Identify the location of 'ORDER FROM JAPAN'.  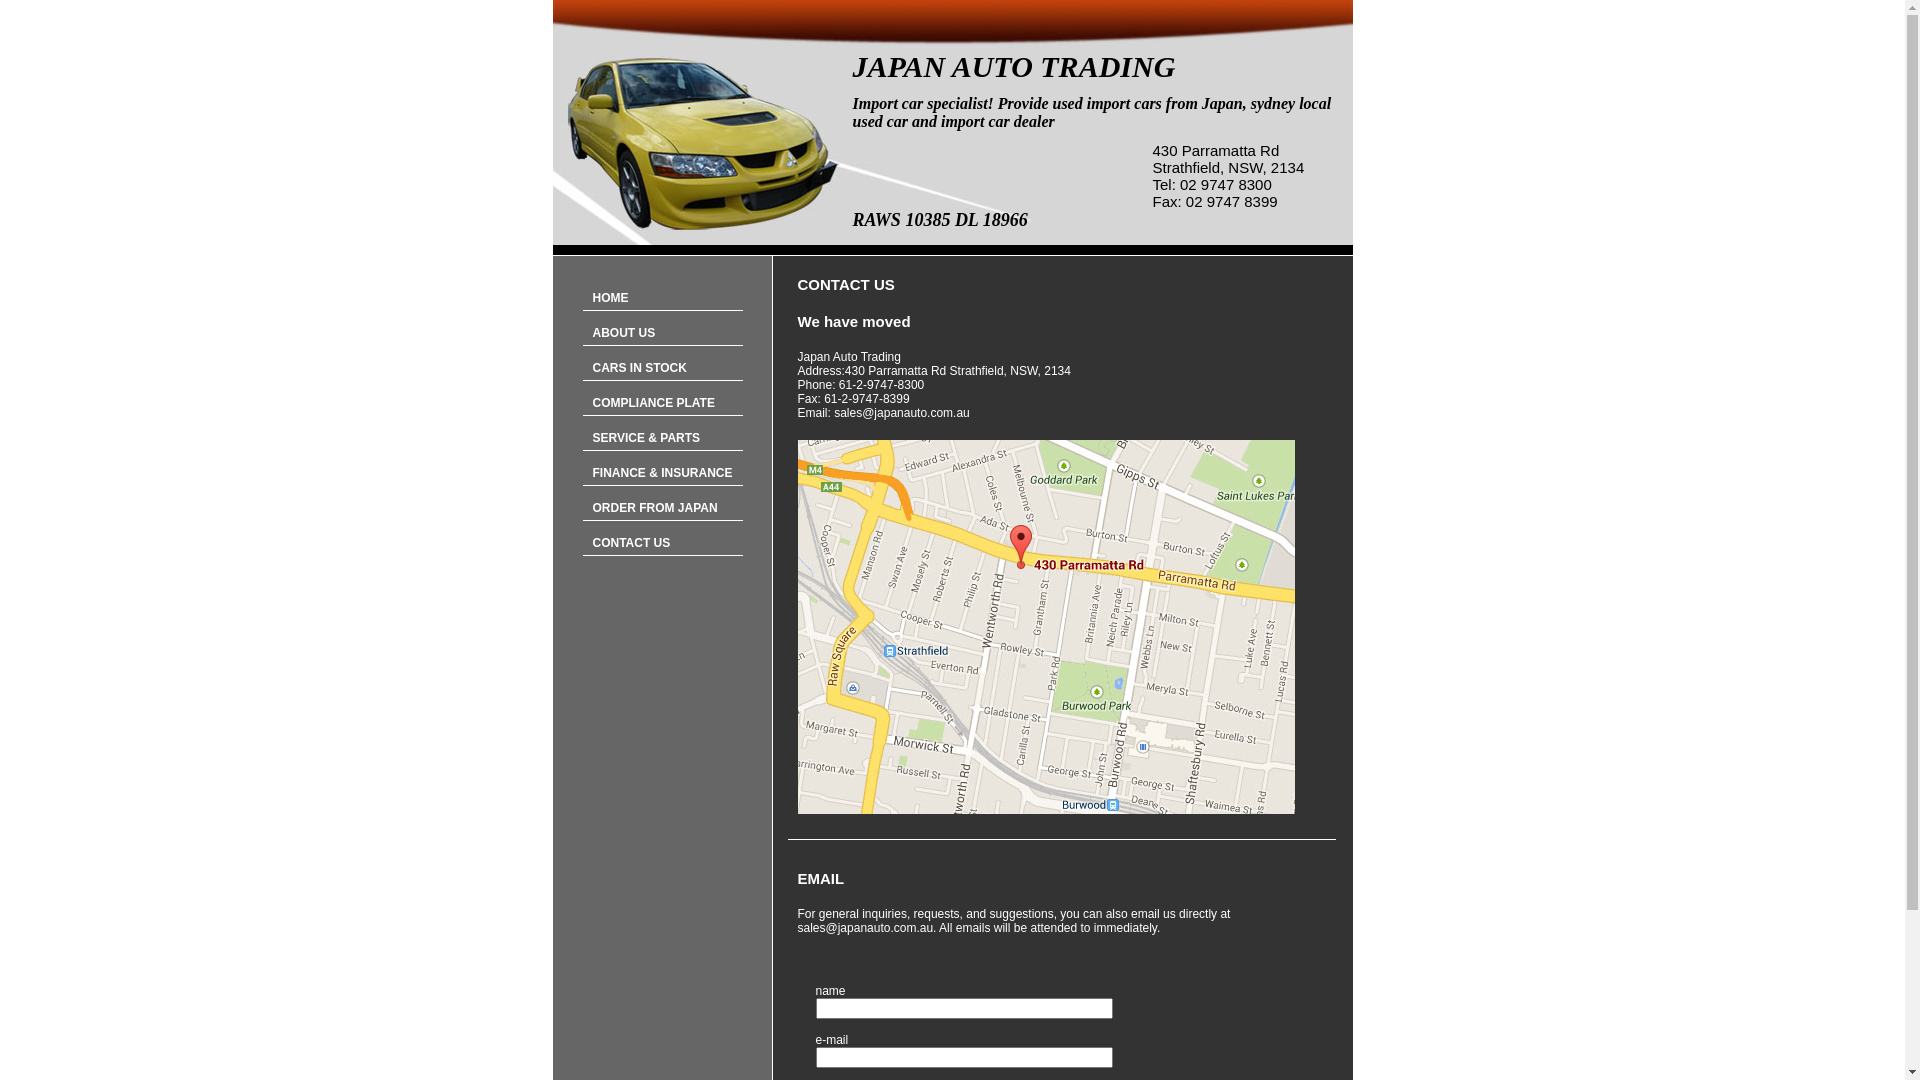
(662, 507).